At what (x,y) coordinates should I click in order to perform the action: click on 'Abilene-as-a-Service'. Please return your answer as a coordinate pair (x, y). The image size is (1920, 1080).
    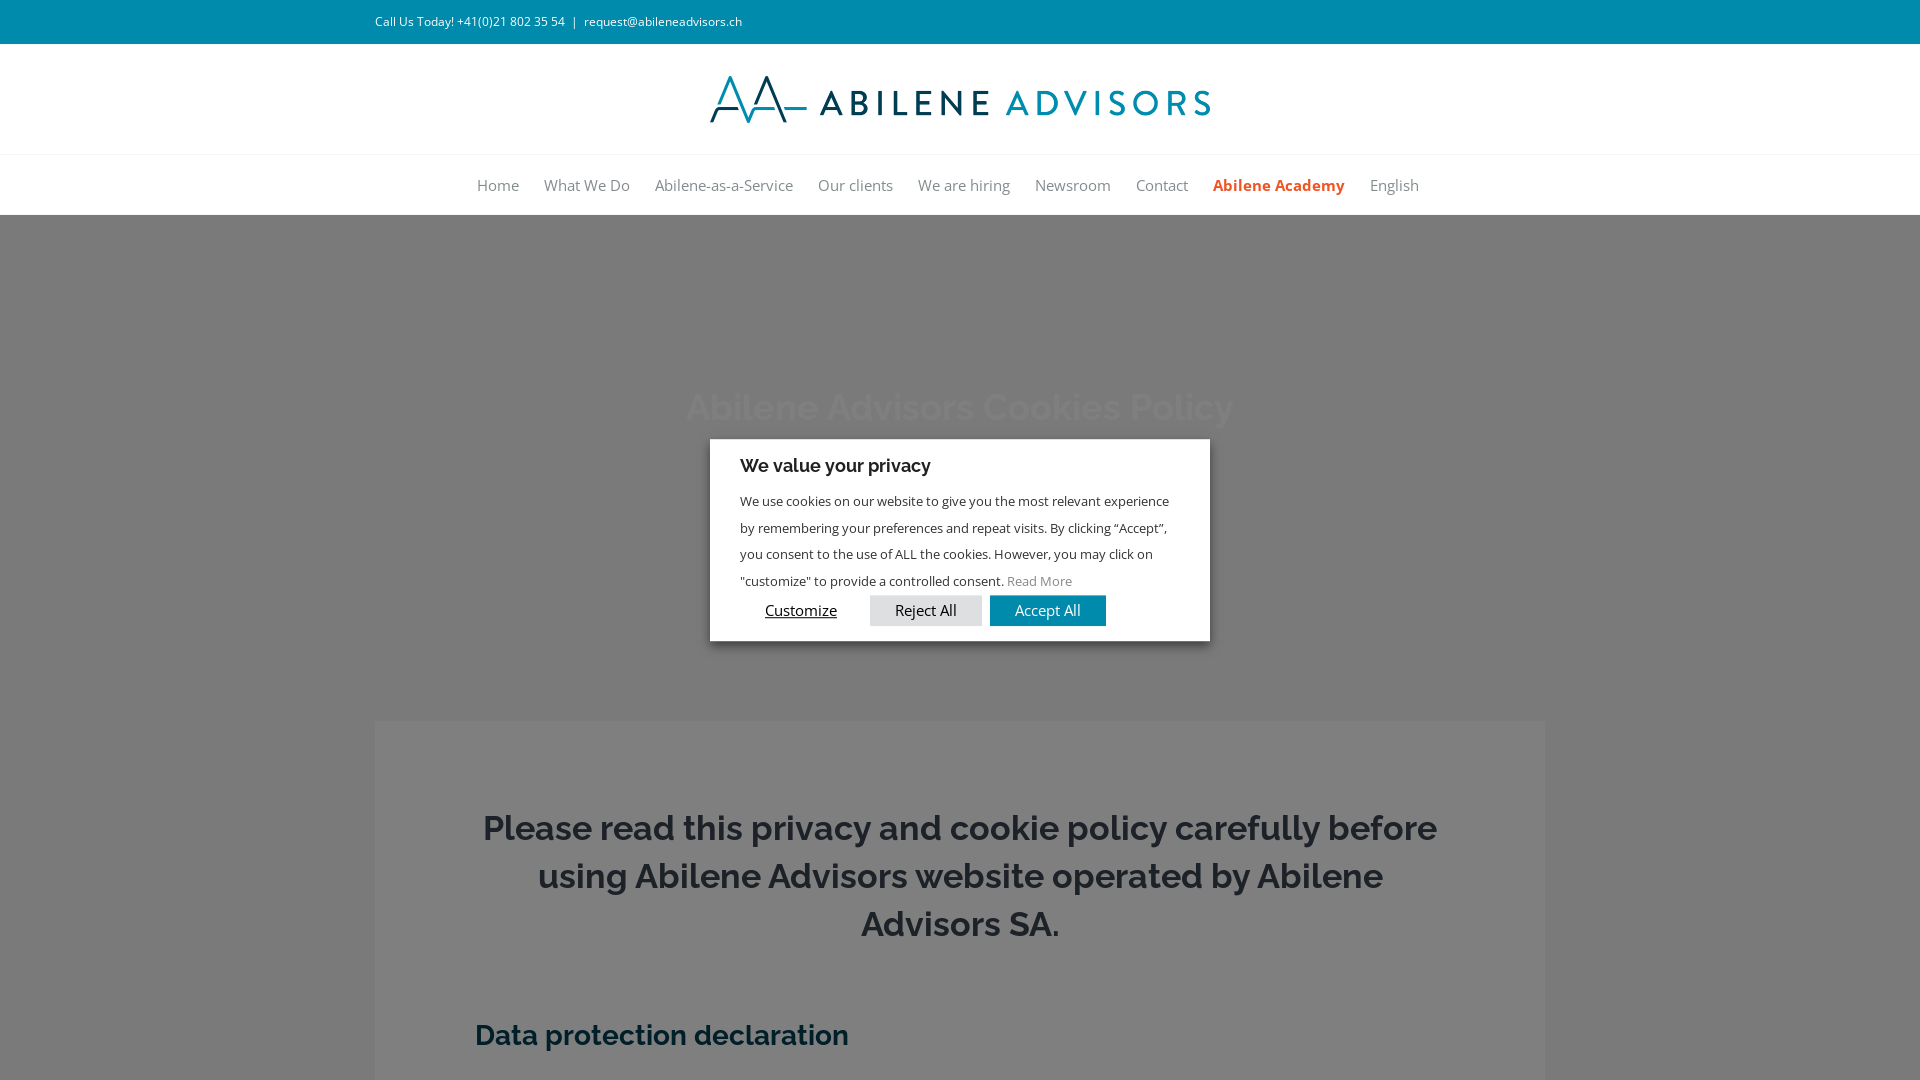
    Looking at the image, I should click on (722, 183).